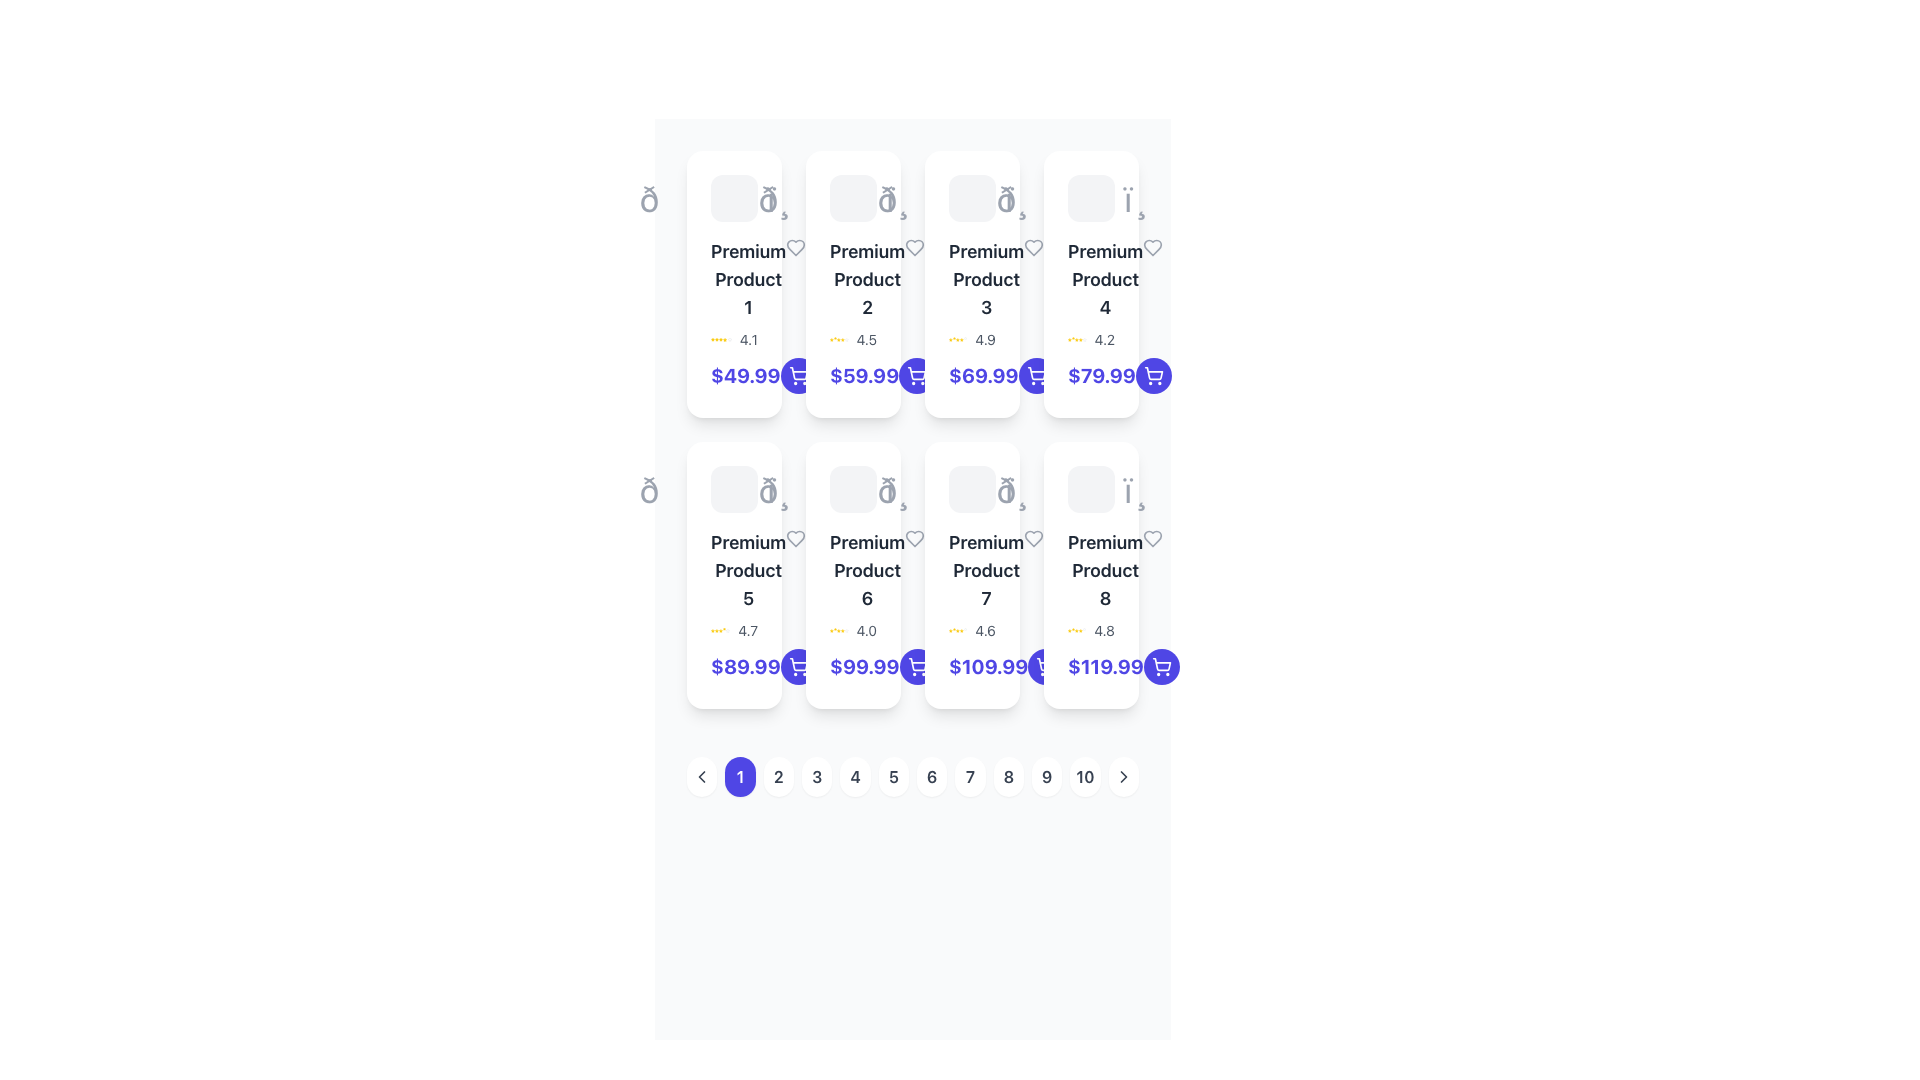  Describe the element at coordinates (733, 284) in the screenshot. I see `the product name 'Premium Product 1' in the product card located at the top-left corner of the marketplace interface` at that location.